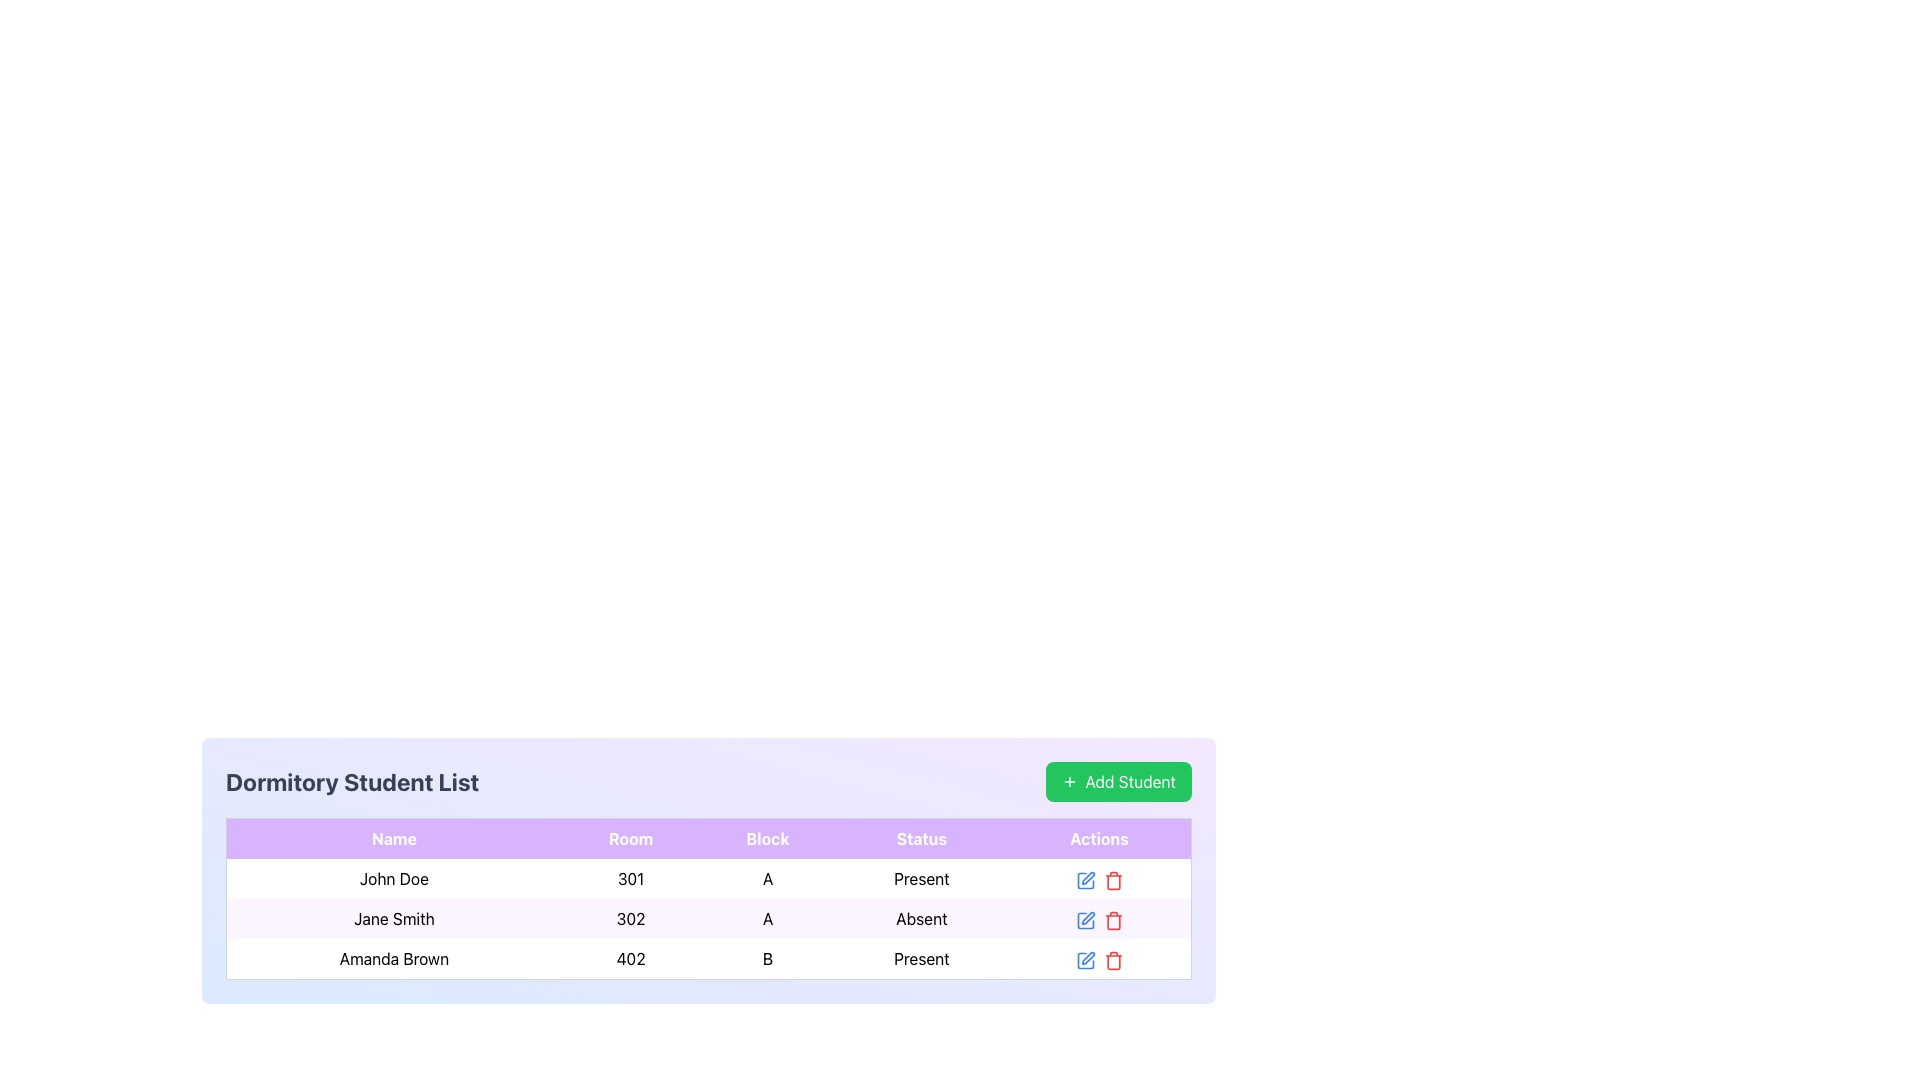  Describe the element at coordinates (767, 918) in the screenshot. I see `the text label representing the block assignment for the student 'Jane Smith', located in the third column labeled 'Block' and the second row` at that location.